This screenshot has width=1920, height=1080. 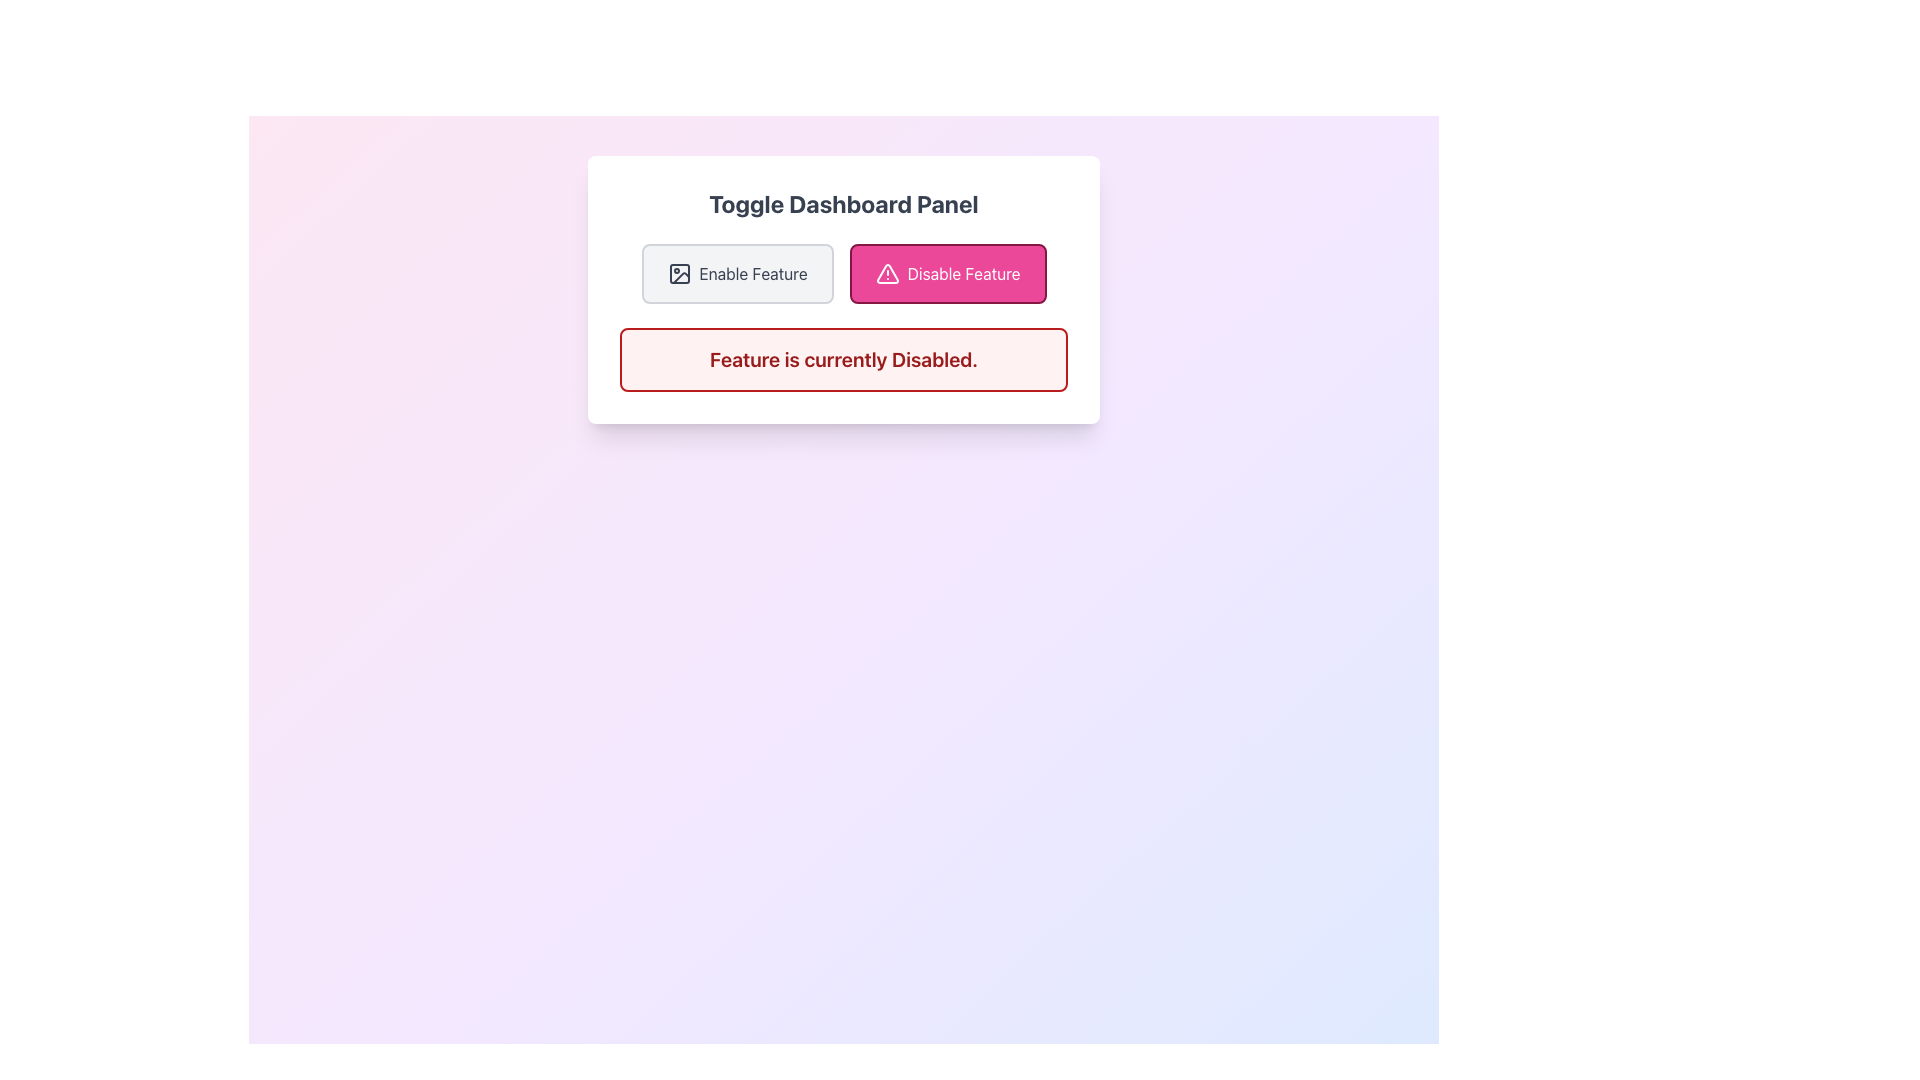 I want to click on the text label that indicates the feature is disabled, so click(x=844, y=358).